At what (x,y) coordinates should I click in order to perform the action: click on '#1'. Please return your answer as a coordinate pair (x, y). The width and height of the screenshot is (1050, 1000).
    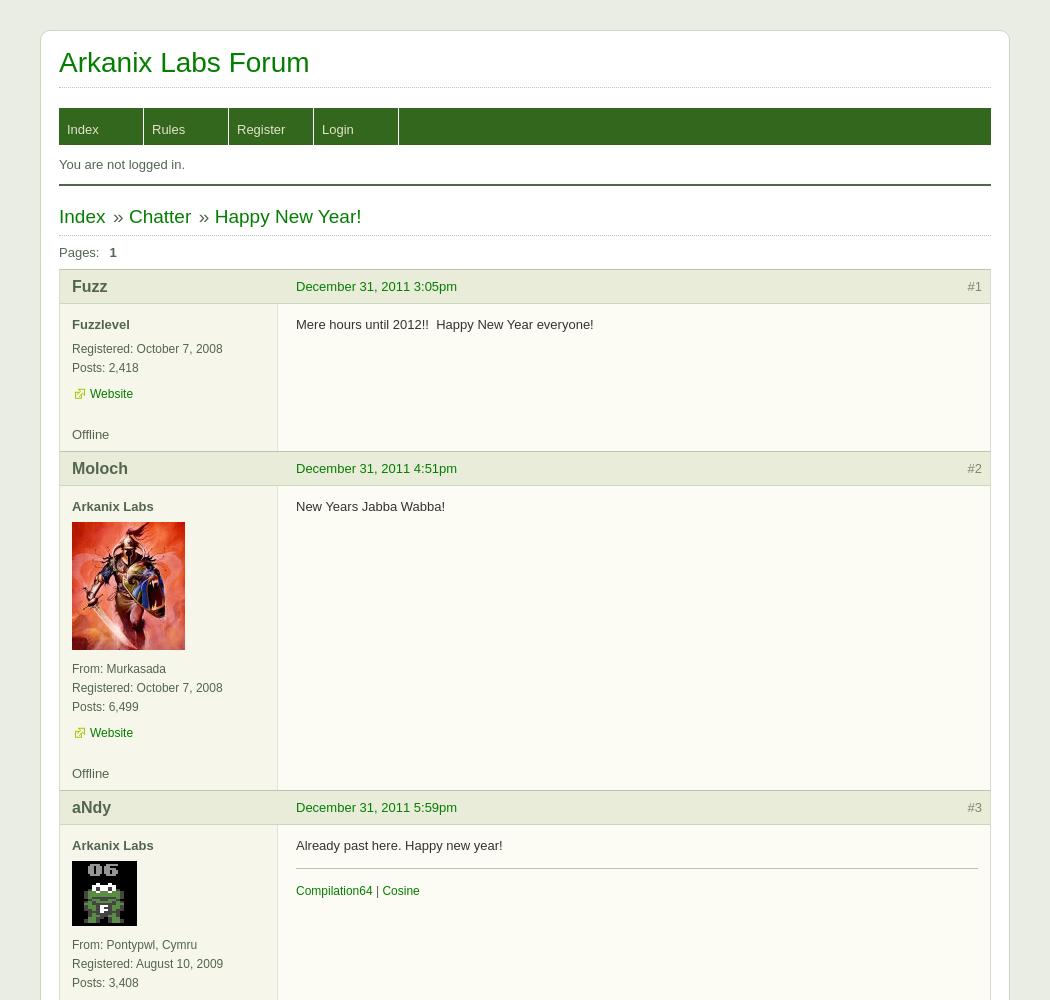
    Looking at the image, I should click on (973, 286).